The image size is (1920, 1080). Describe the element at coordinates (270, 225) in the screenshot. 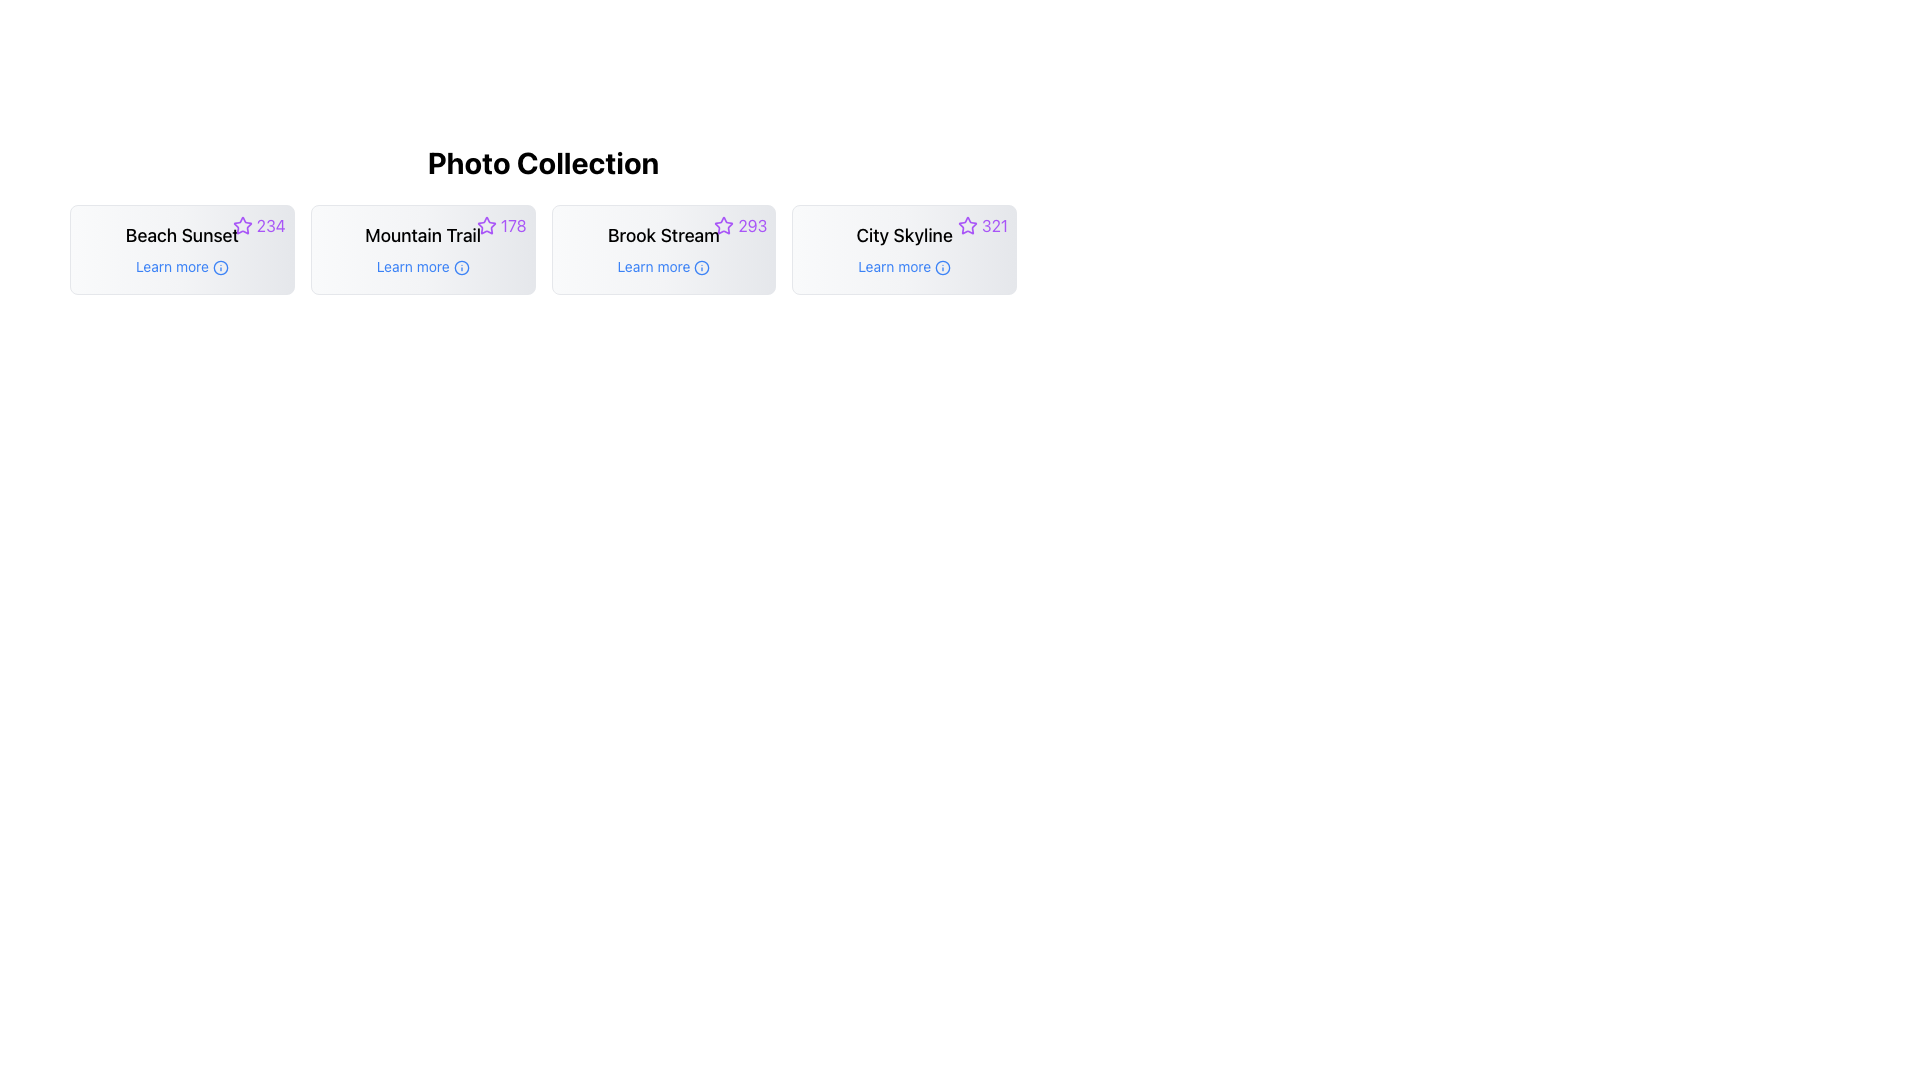

I see `the purple-colored number '234' displayed next to the star icon in the top-right corner of the 'Beach Sunset' card` at that location.